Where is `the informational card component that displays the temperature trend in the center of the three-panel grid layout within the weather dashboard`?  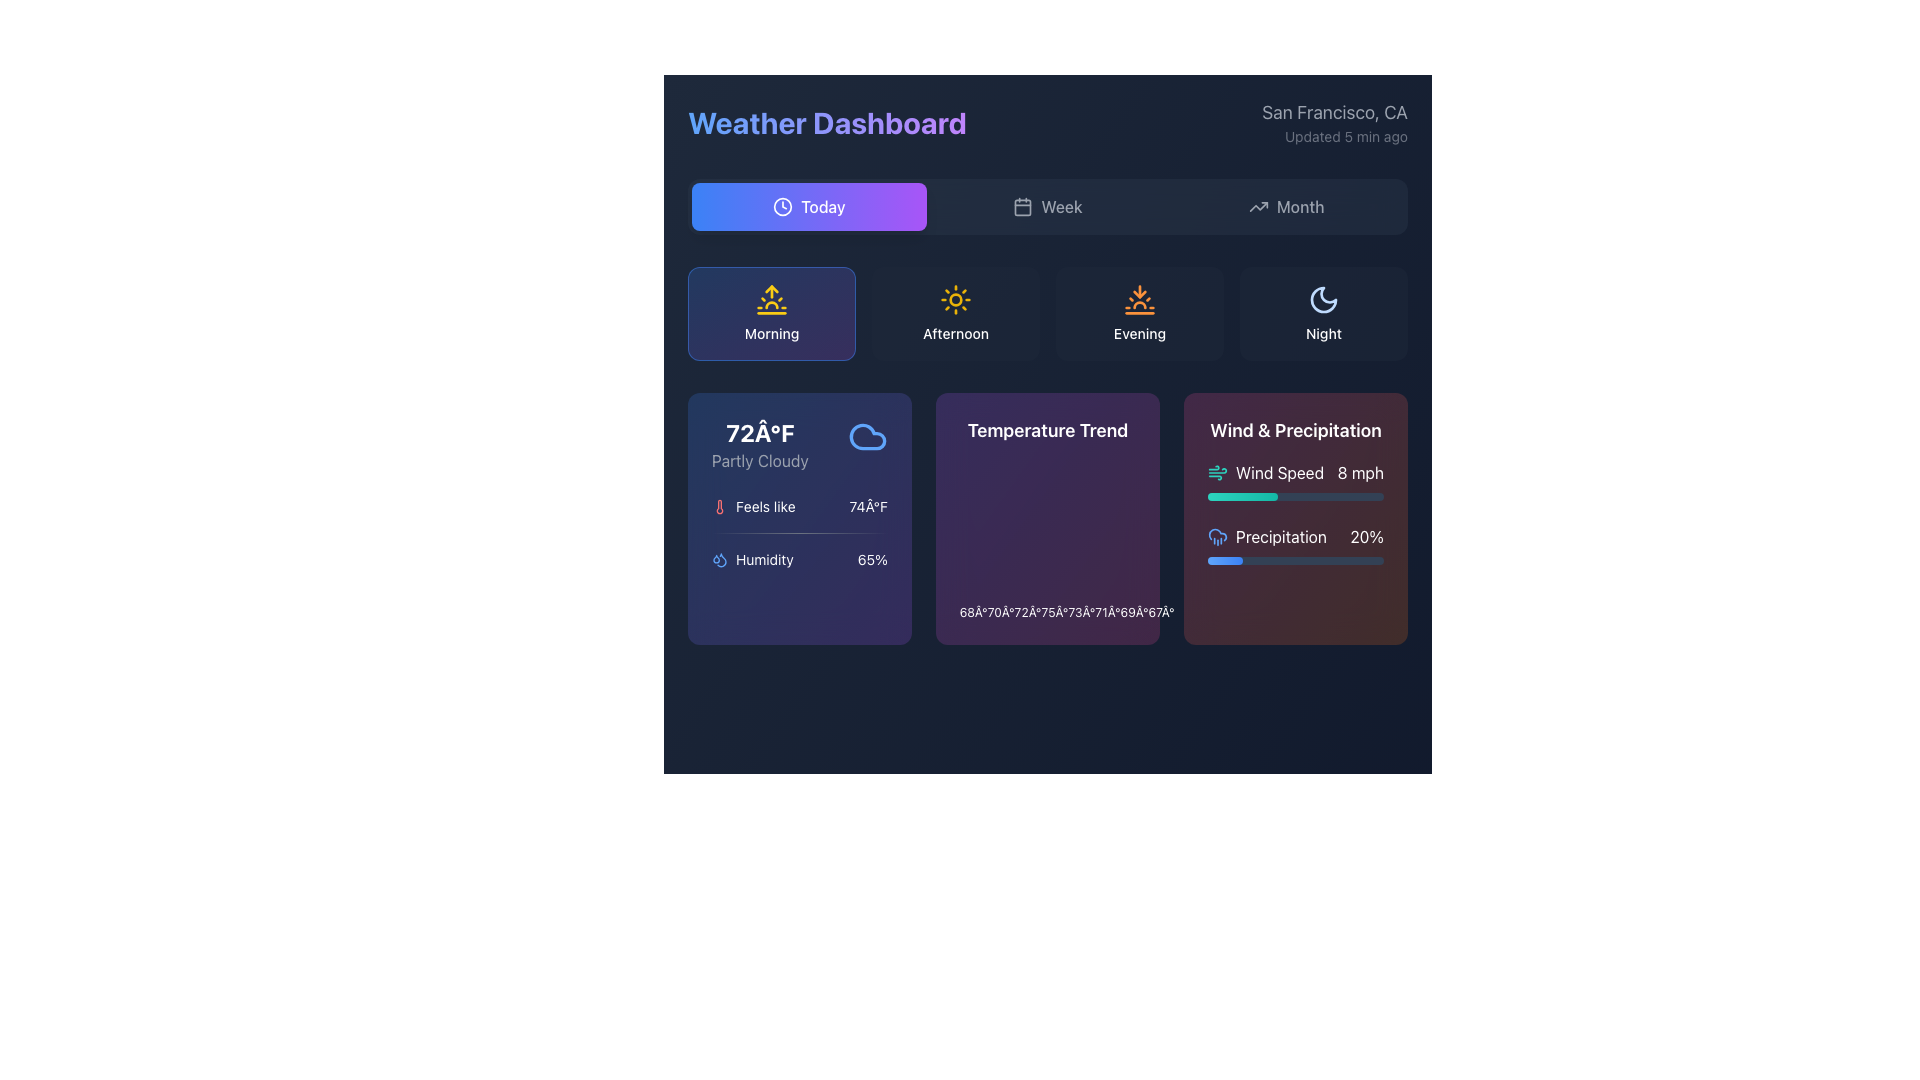
the informational card component that displays the temperature trend in the center of the three-panel grid layout within the weather dashboard is located at coordinates (1046, 518).